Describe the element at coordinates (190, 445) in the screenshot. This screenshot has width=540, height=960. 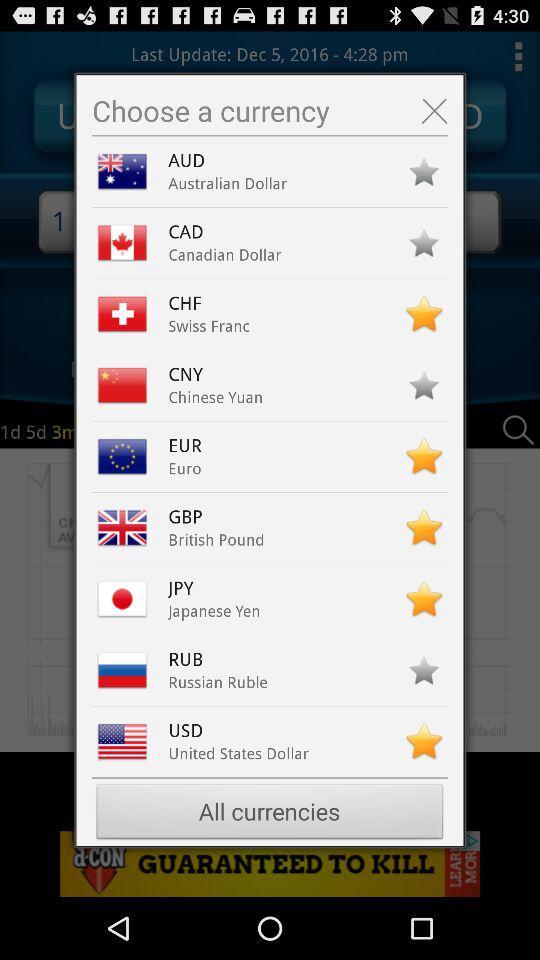
I see `the icon above euro` at that location.